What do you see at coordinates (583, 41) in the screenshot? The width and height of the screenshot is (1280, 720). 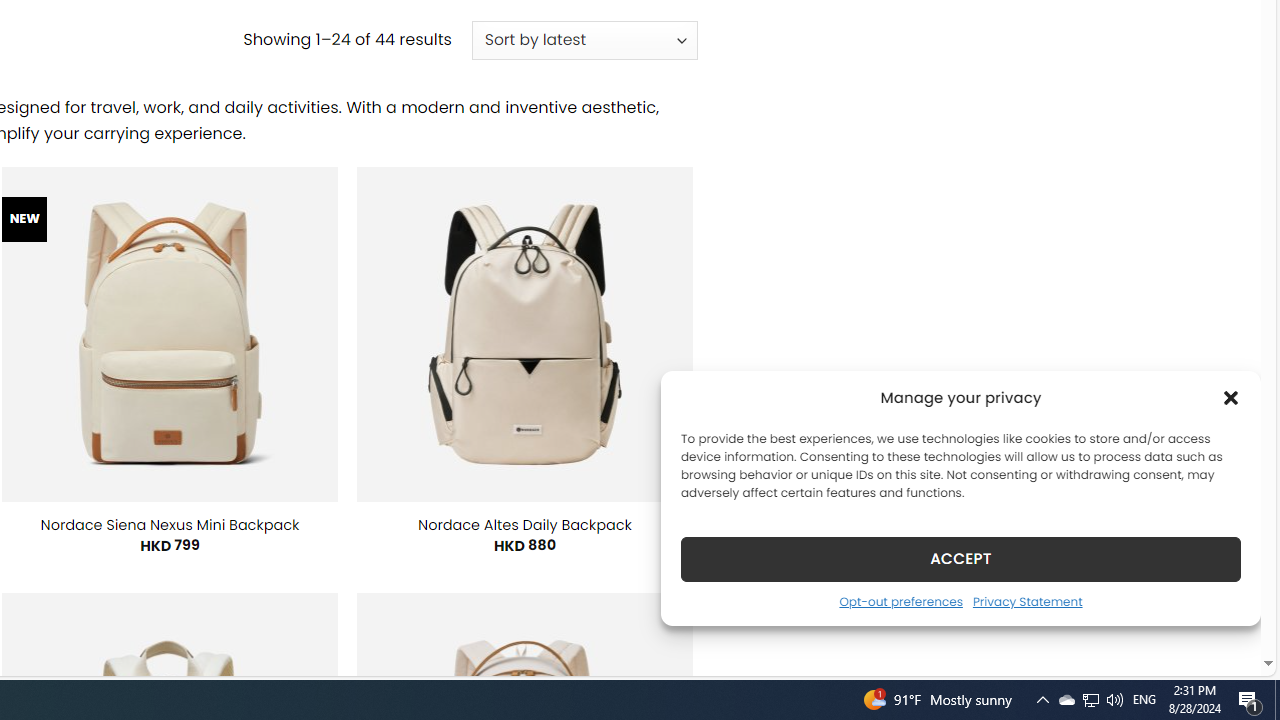 I see `'Shop order'` at bounding box center [583, 41].